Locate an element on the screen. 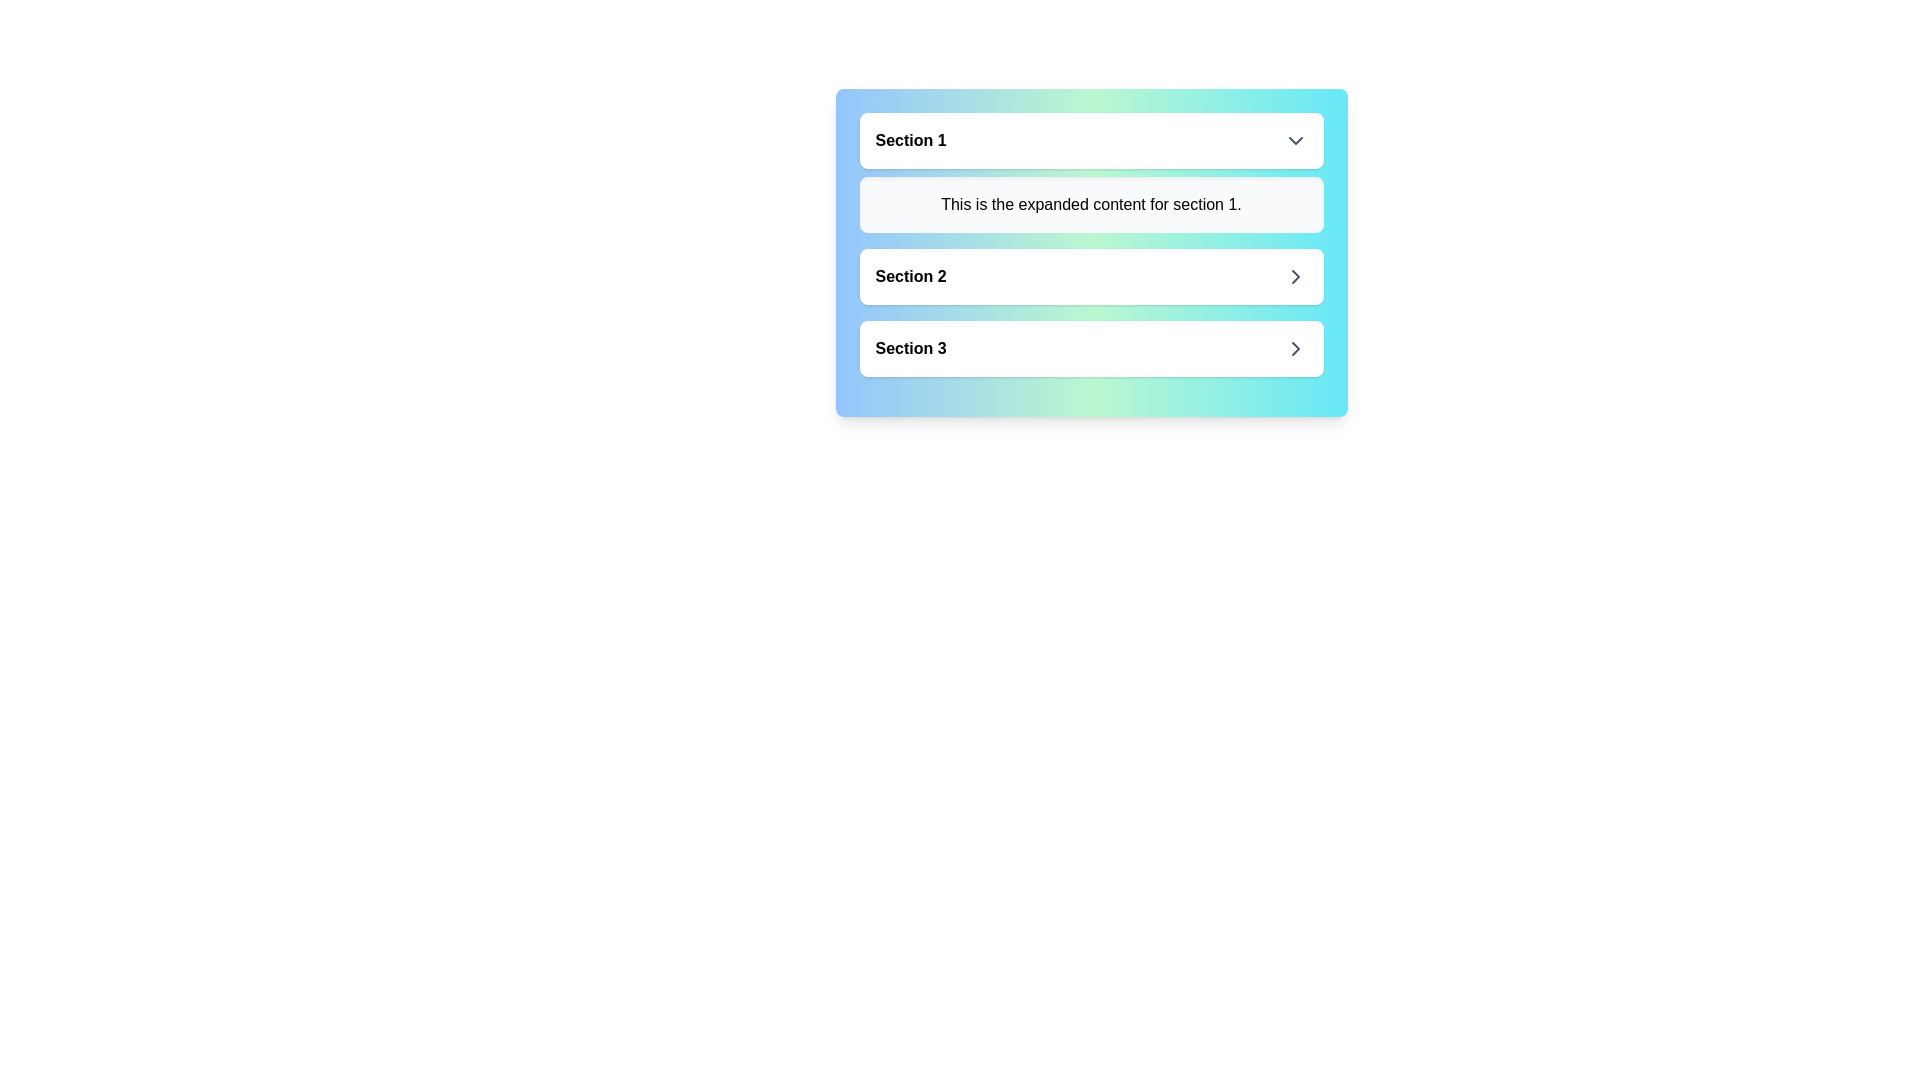 The height and width of the screenshot is (1080, 1920). the rightward-pointing chevron icon with a black outline is located at coordinates (1295, 347).